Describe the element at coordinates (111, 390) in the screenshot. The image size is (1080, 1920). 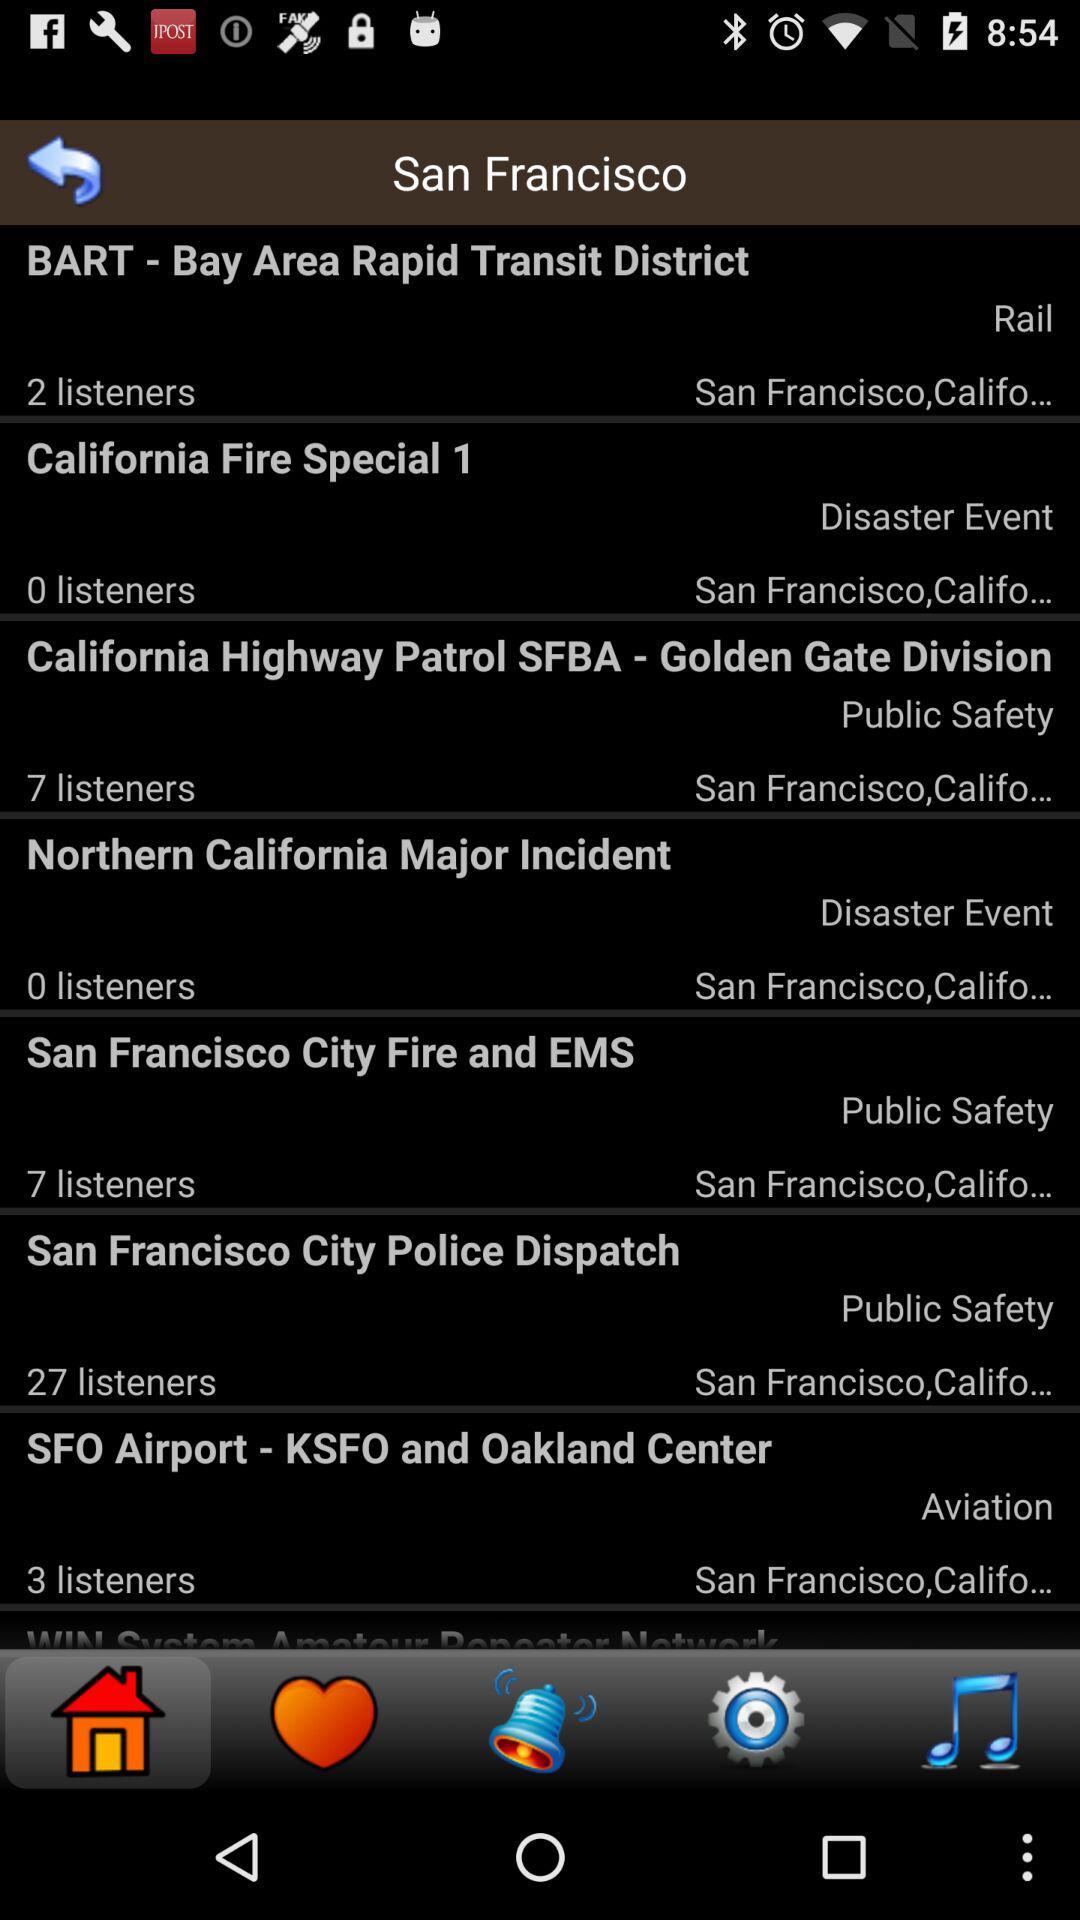
I see `item to the left of san francisco,california item` at that location.